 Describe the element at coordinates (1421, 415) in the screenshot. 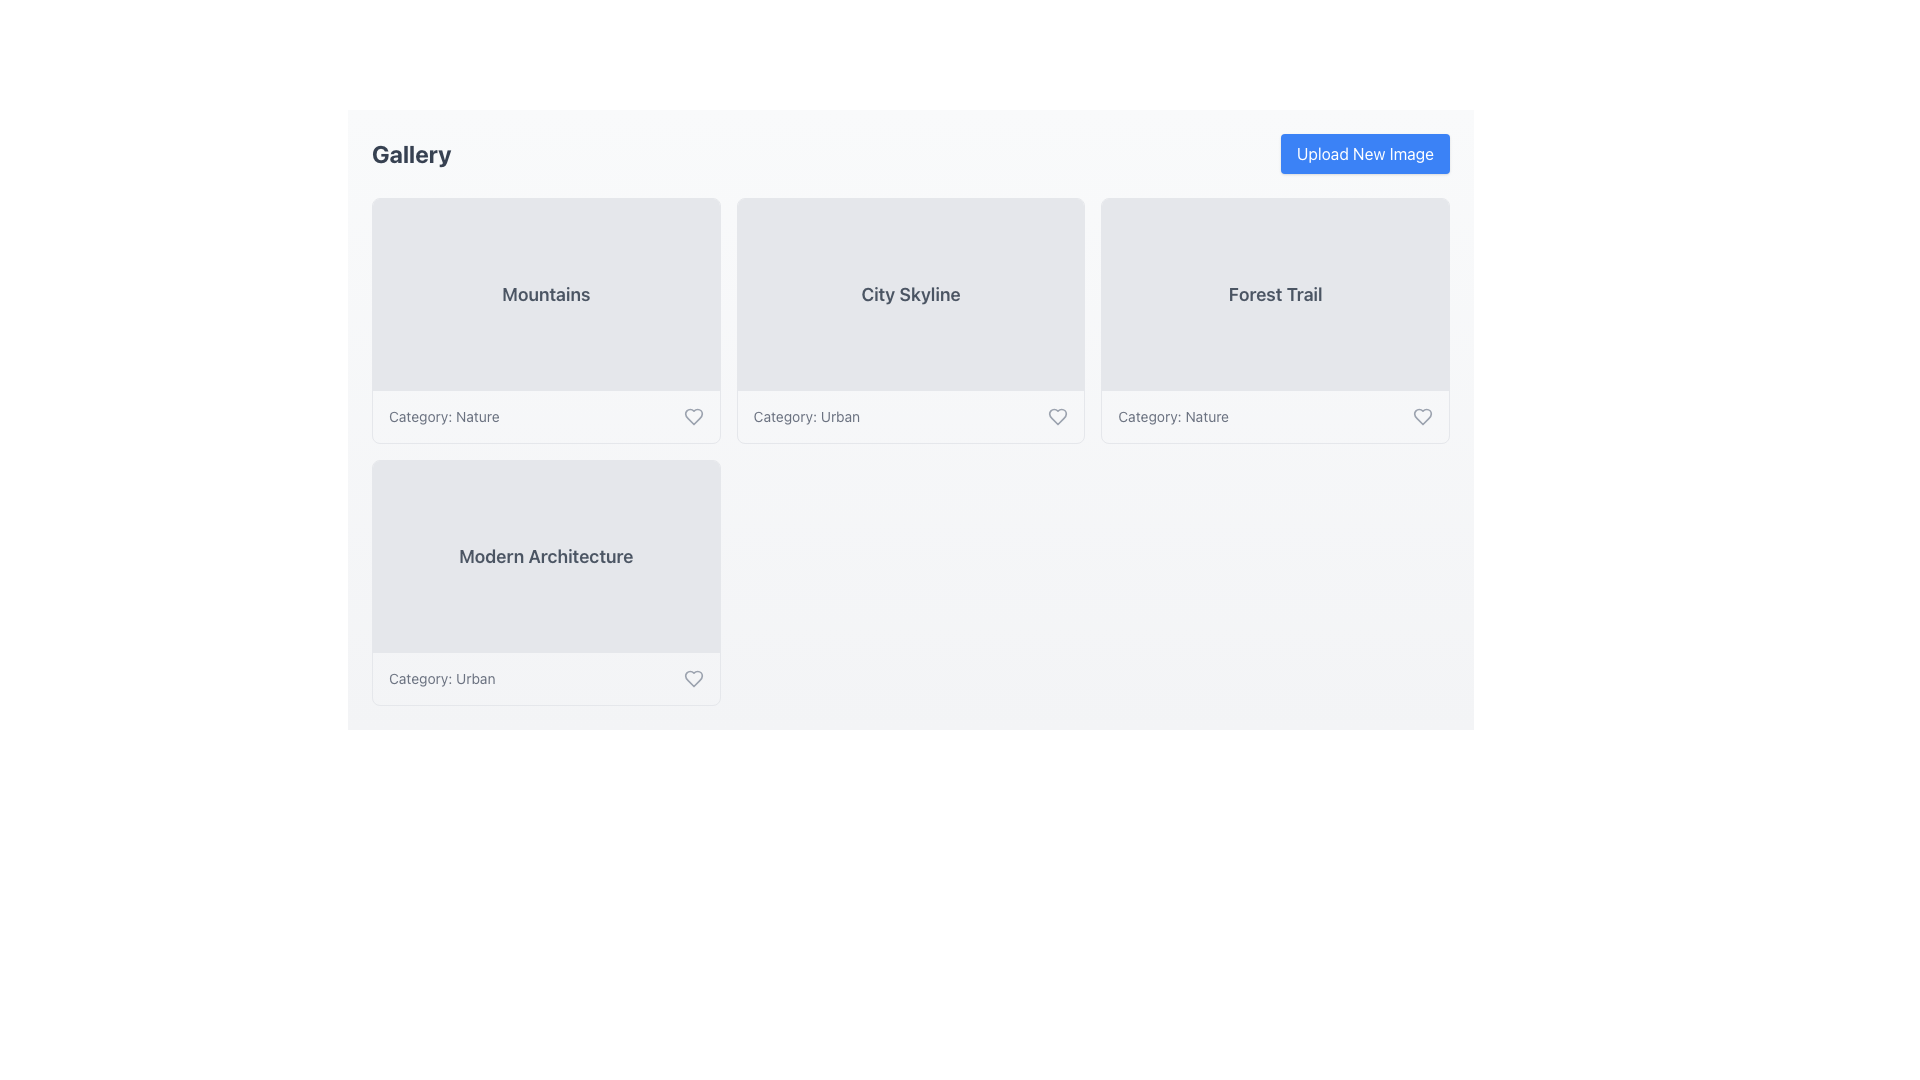

I see `the heart icon button located at the bottom right corner of the card labeled 'Forest Trail, Category: Nature'` at that location.